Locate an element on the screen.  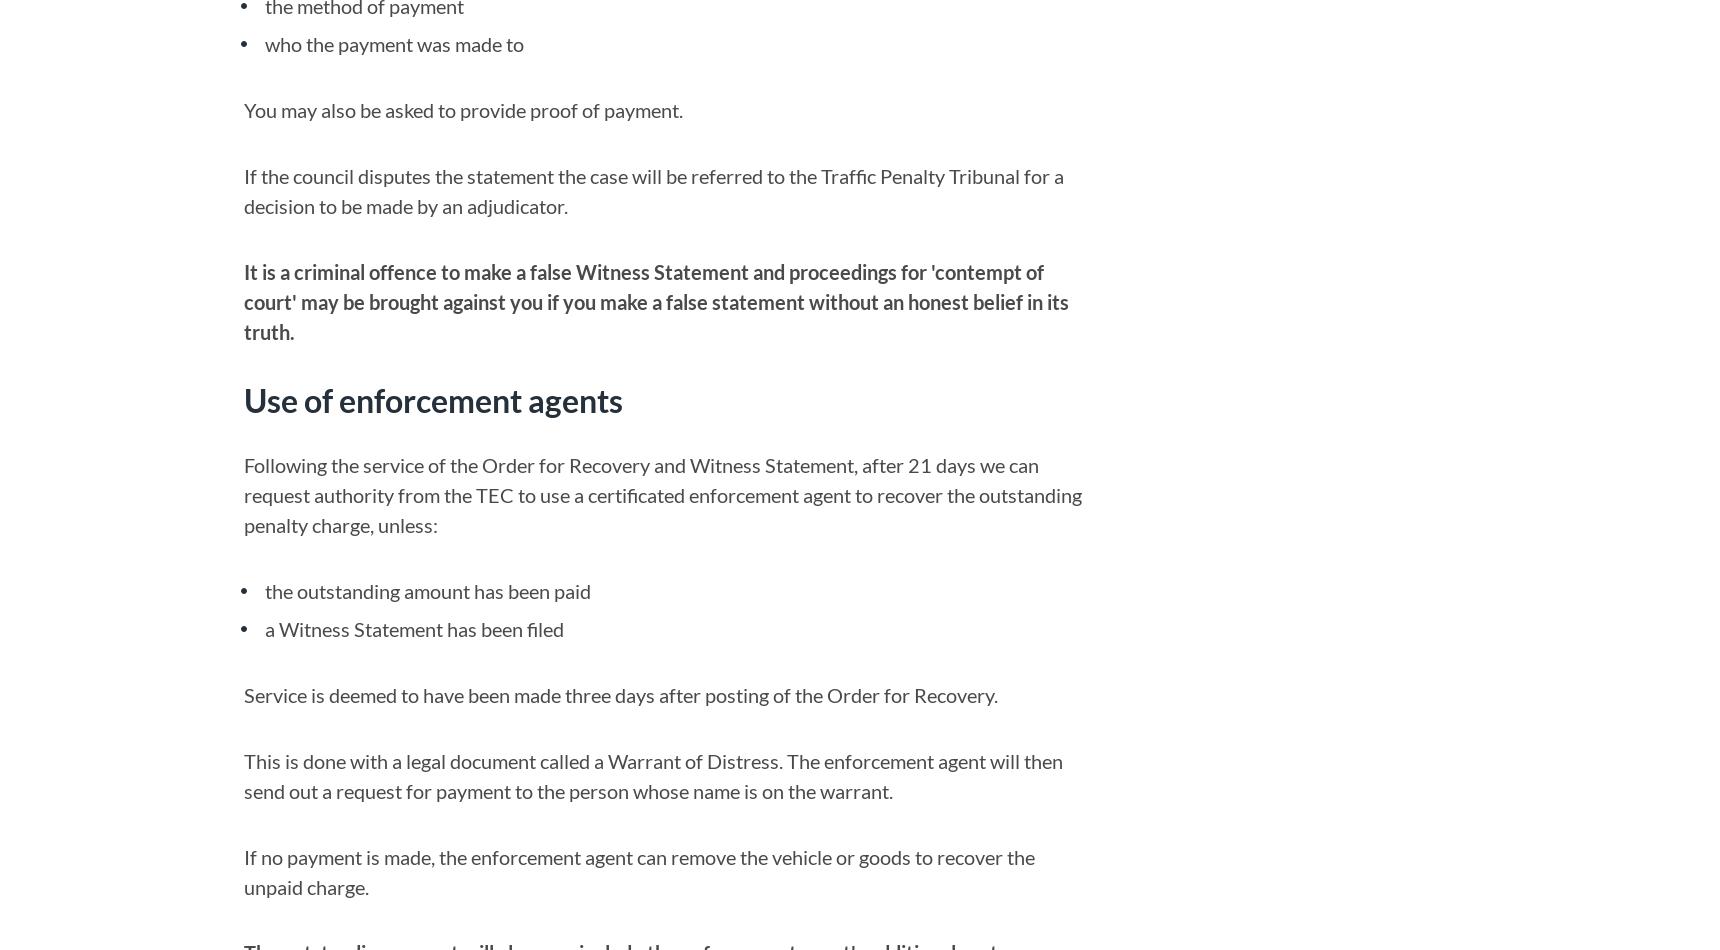
'Following the service of the Order for Recovery and Witness Statement, after 21 days we can request authority from the TEC to use a certificated enforcement agent to recover the outstanding penalty charge, unless:' is located at coordinates (663, 495).